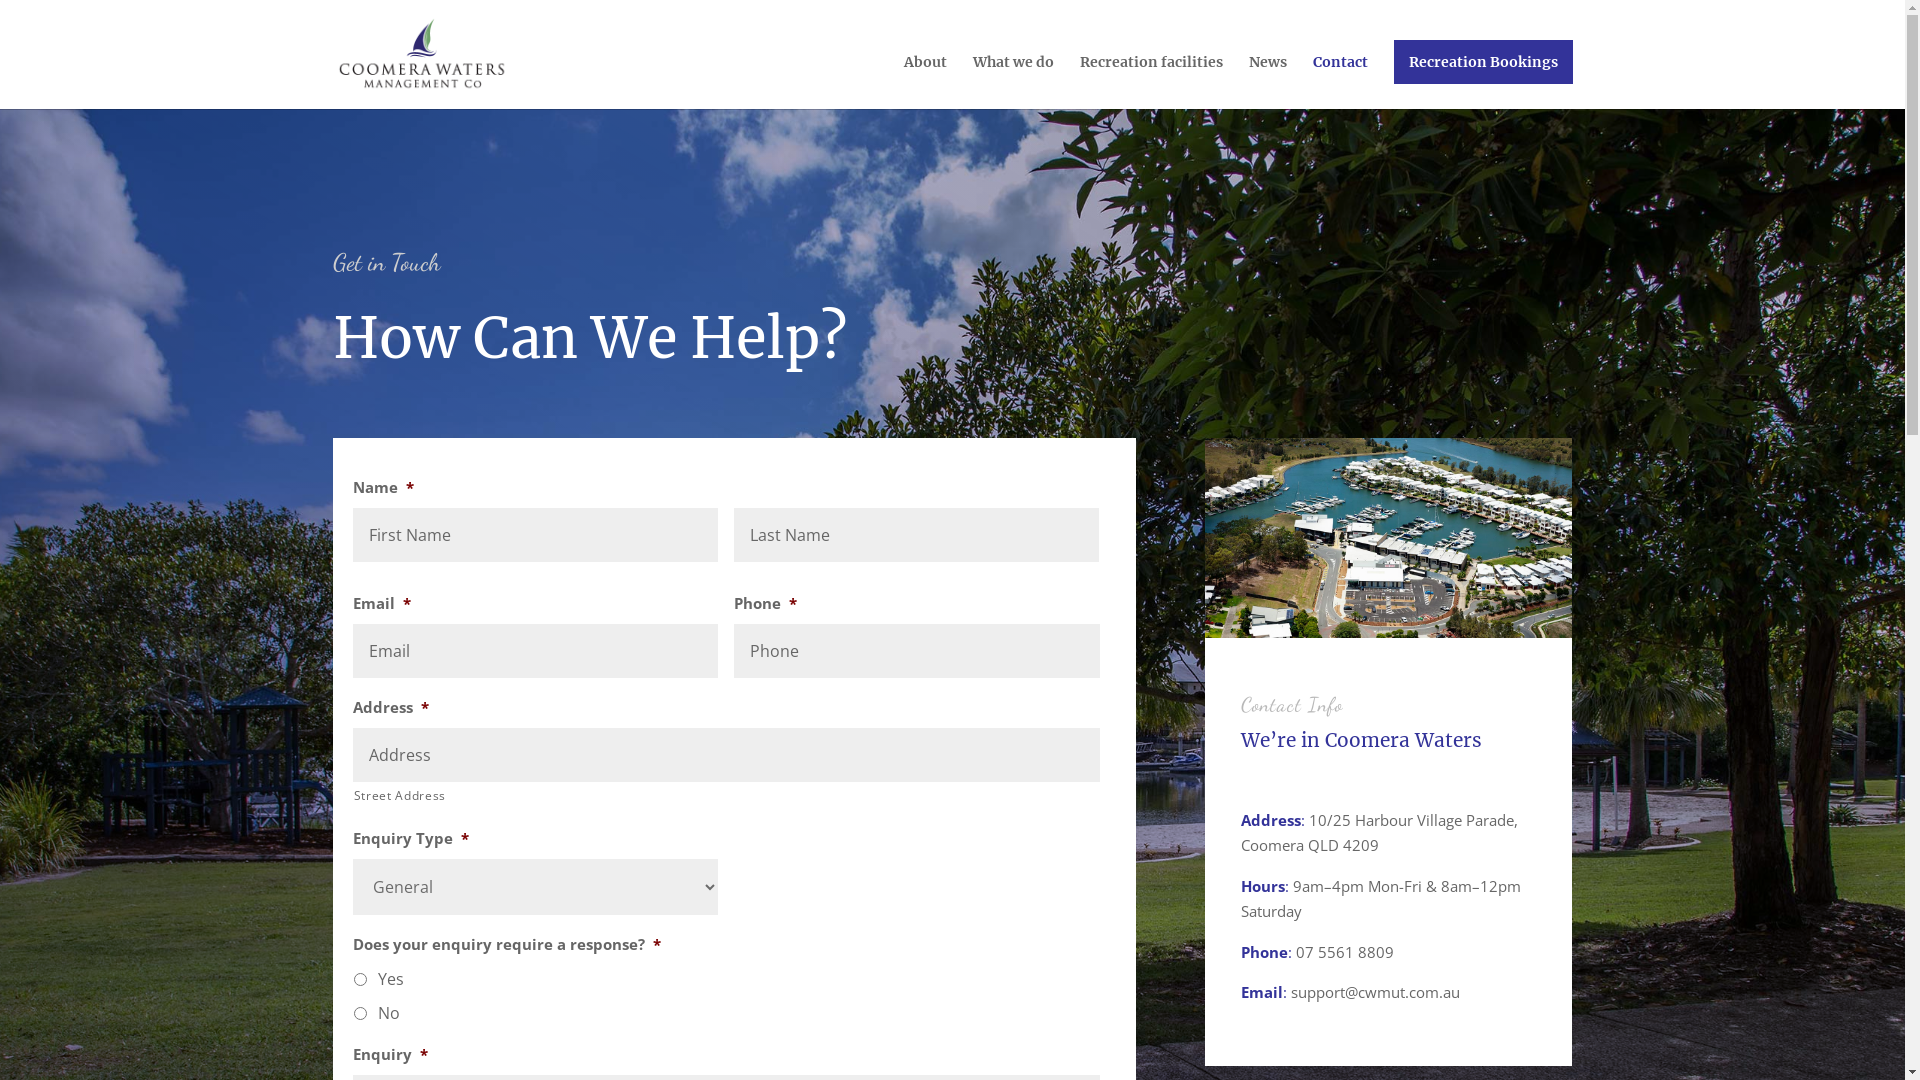 This screenshot has height=1080, width=1920. What do you see at coordinates (1012, 80) in the screenshot?
I see `'What we do'` at bounding box center [1012, 80].